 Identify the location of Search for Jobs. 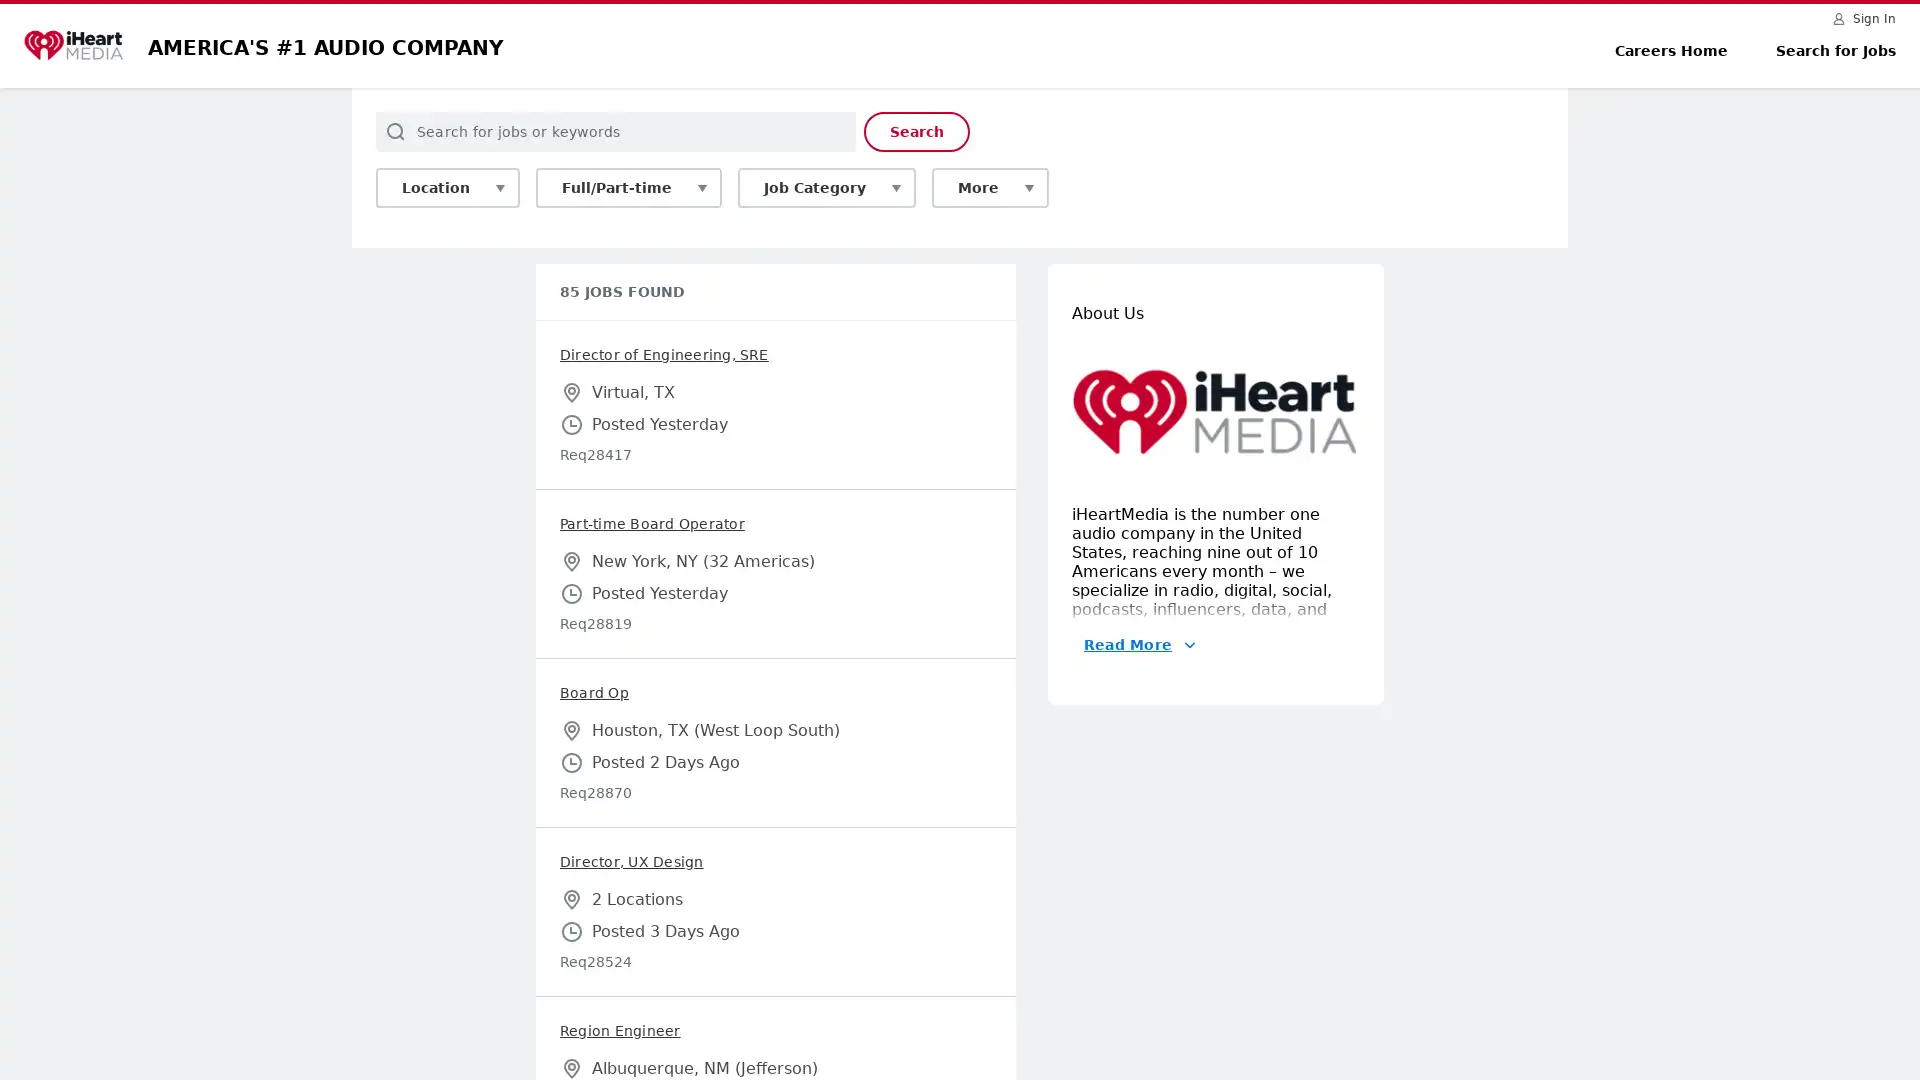
(1845, 50).